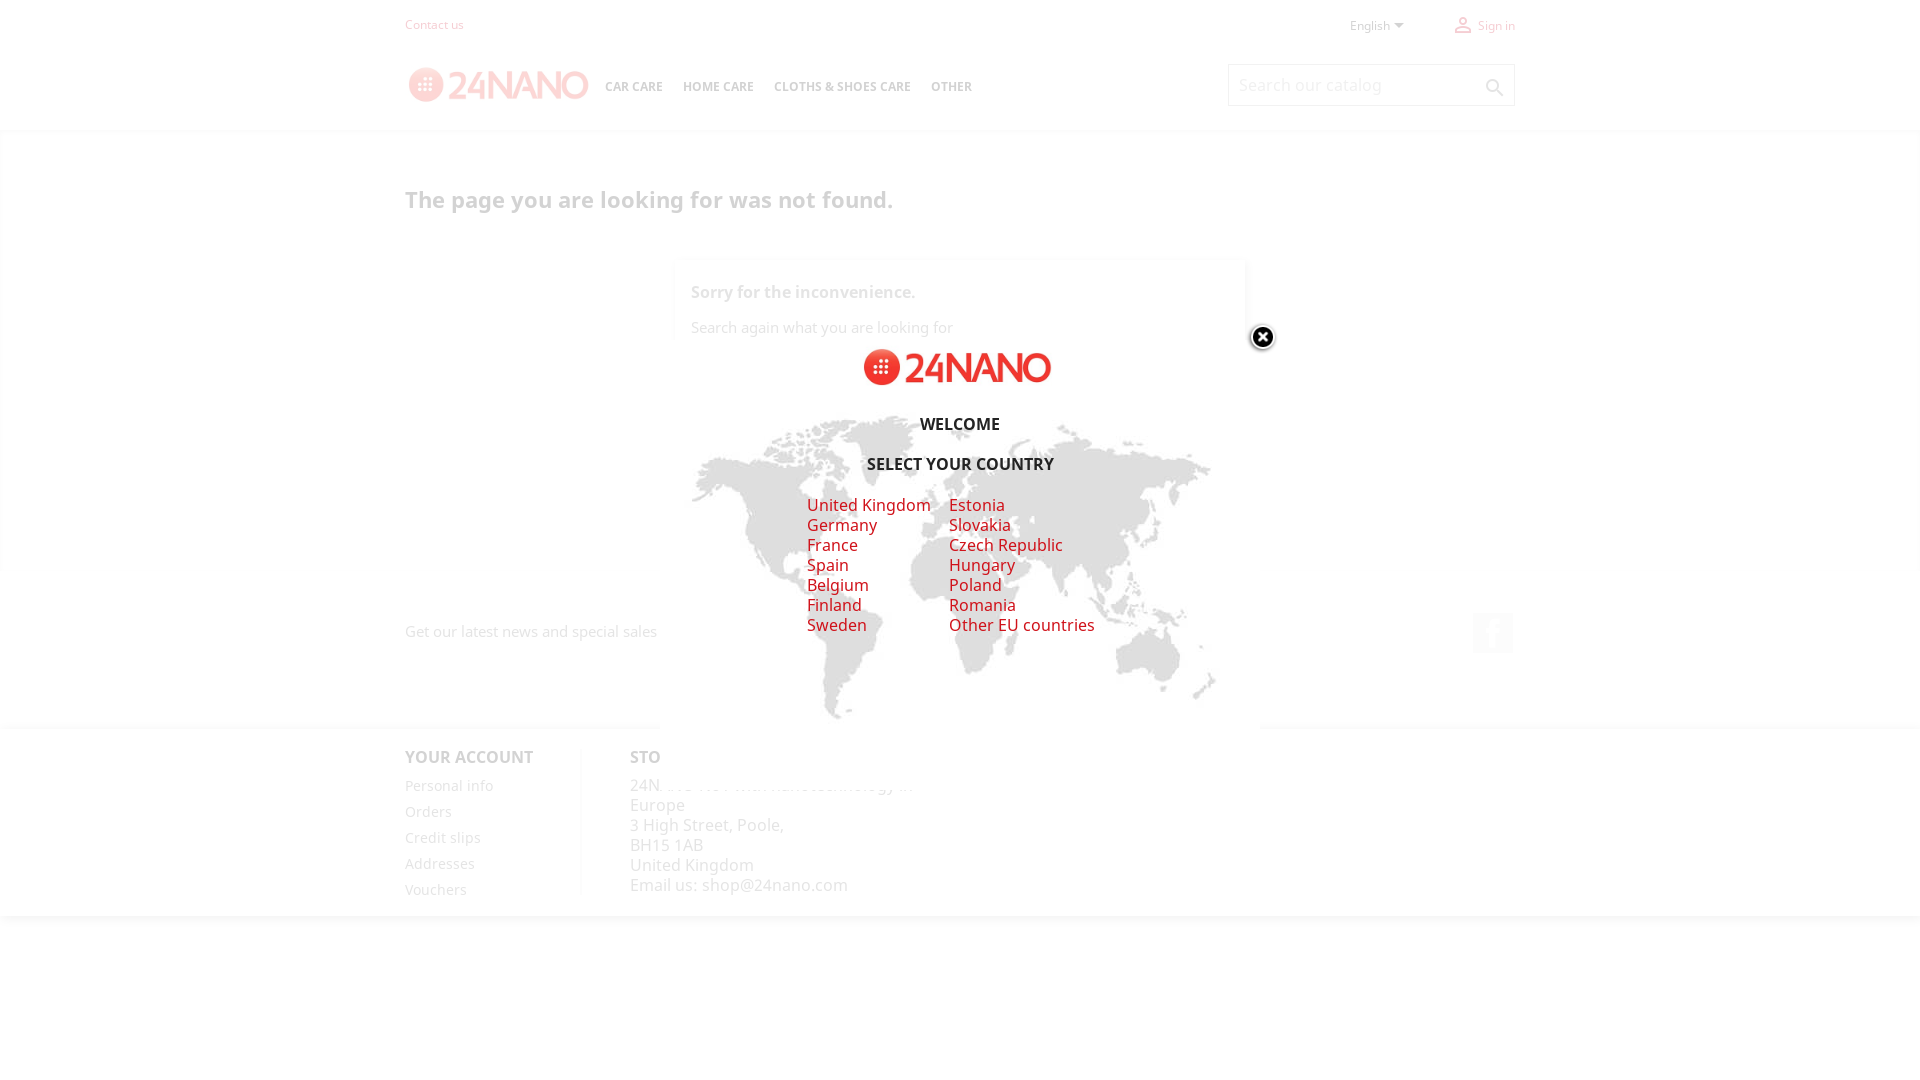 The height and width of the screenshot is (1080, 1920). Describe the element at coordinates (672, 87) in the screenshot. I see `'HOME CARE'` at that location.